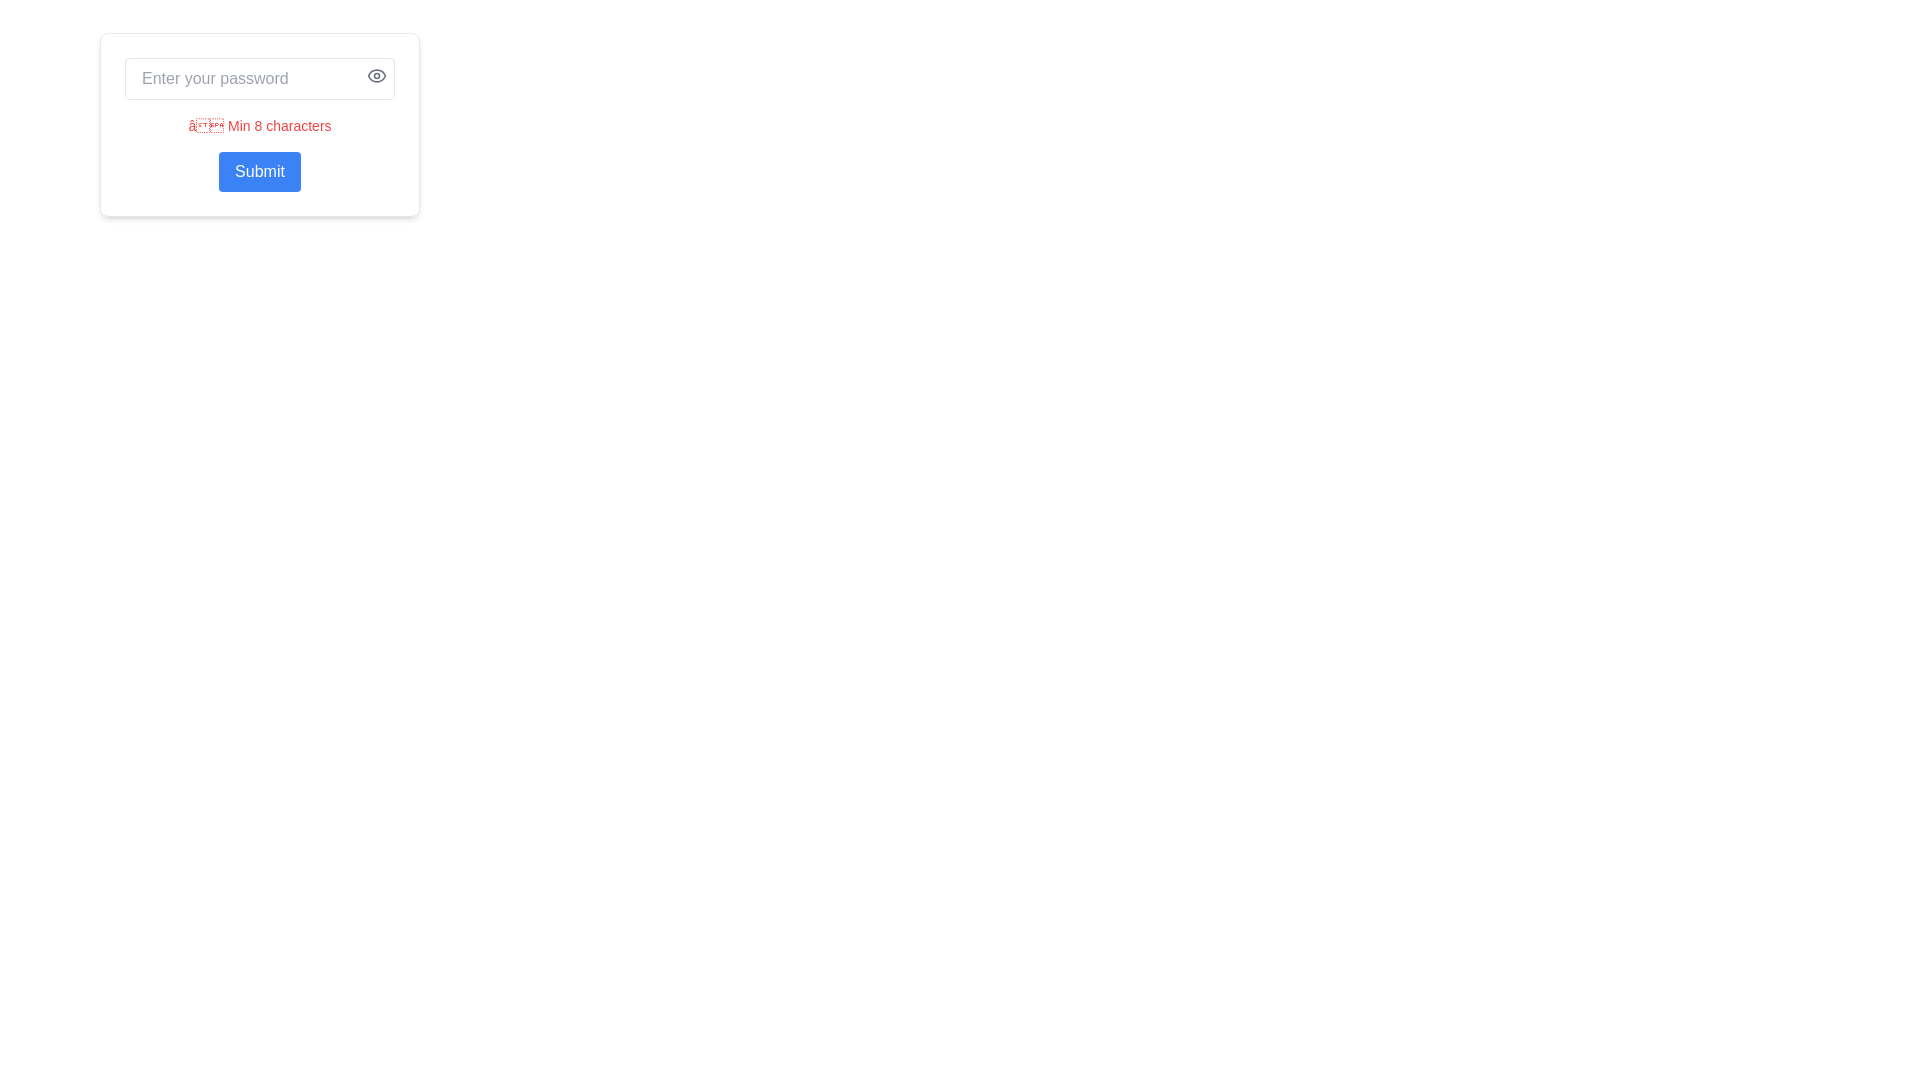 The width and height of the screenshot is (1920, 1080). What do you see at coordinates (377, 75) in the screenshot?
I see `the visibility toggle icon located within the password input area, aligned to the right side of the text field` at bounding box center [377, 75].